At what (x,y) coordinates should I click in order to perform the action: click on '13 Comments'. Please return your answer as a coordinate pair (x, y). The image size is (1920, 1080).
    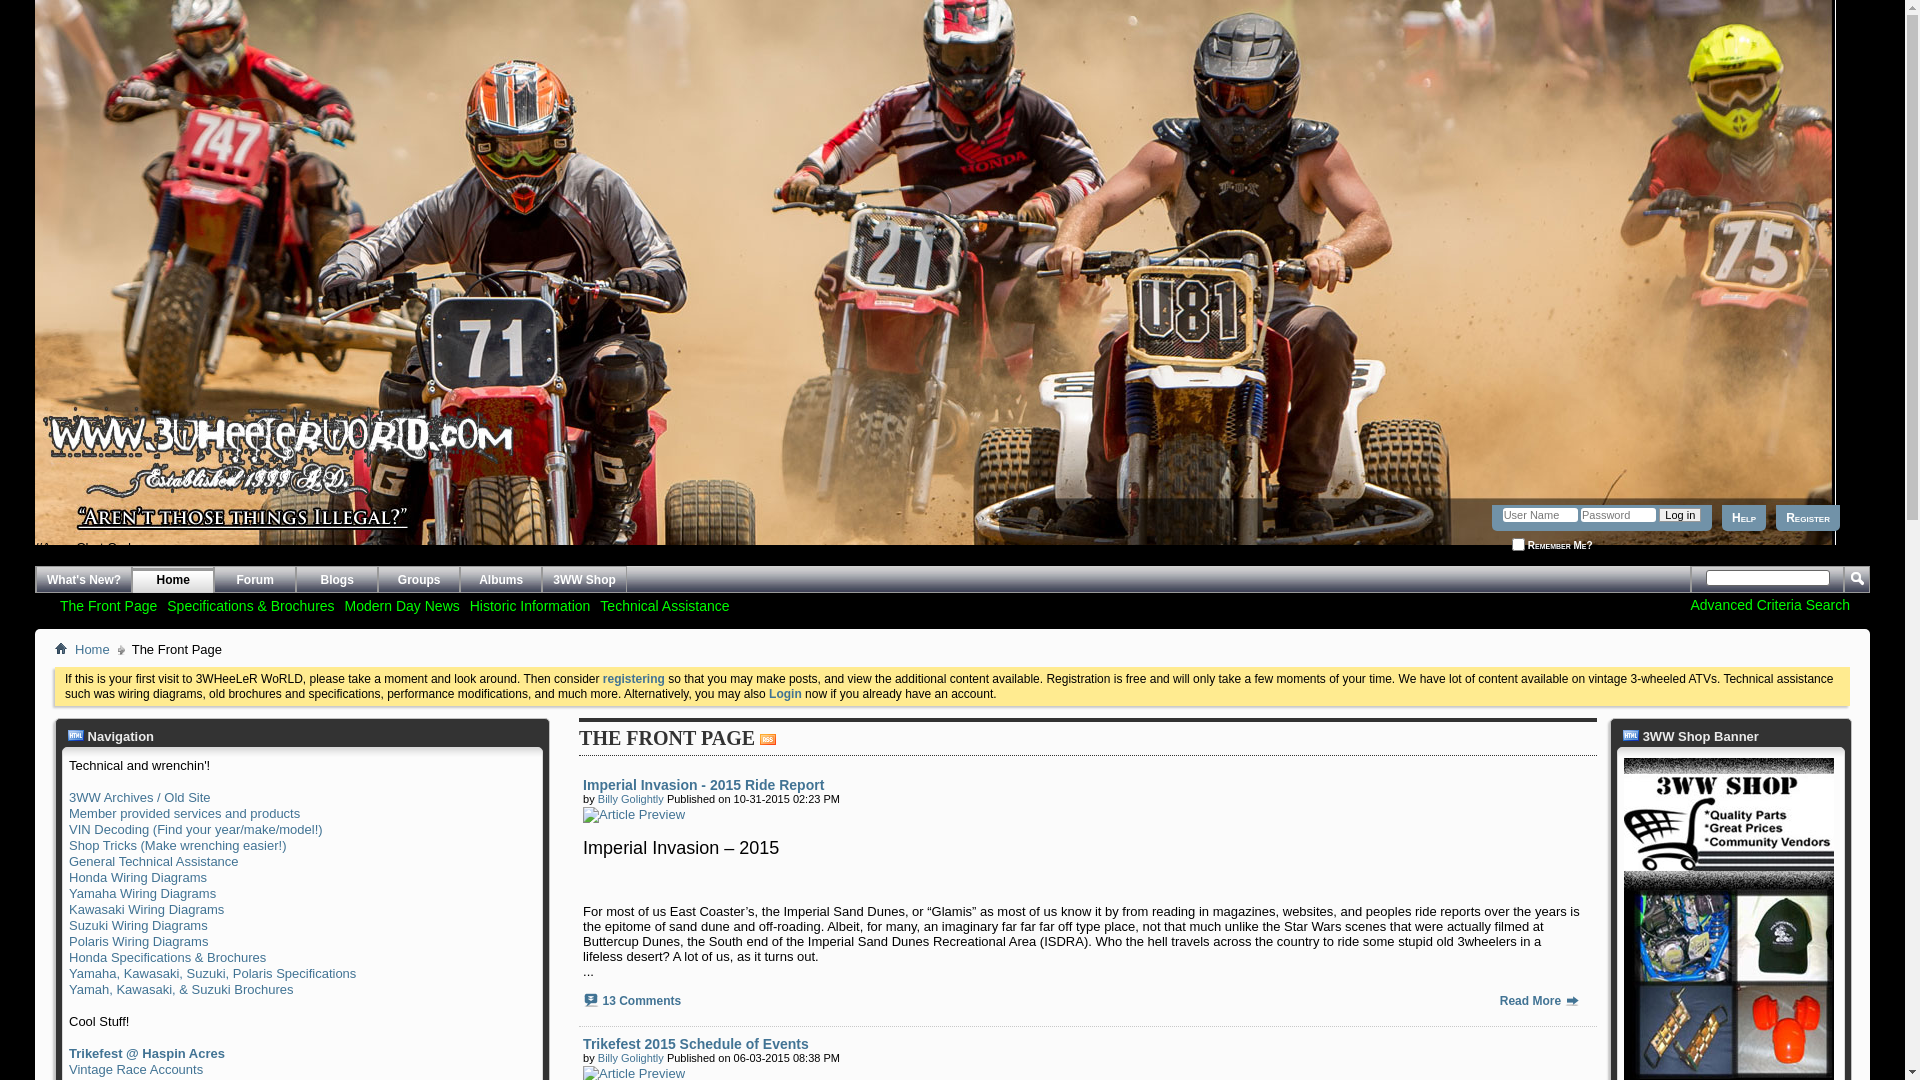
    Looking at the image, I should click on (641, 1001).